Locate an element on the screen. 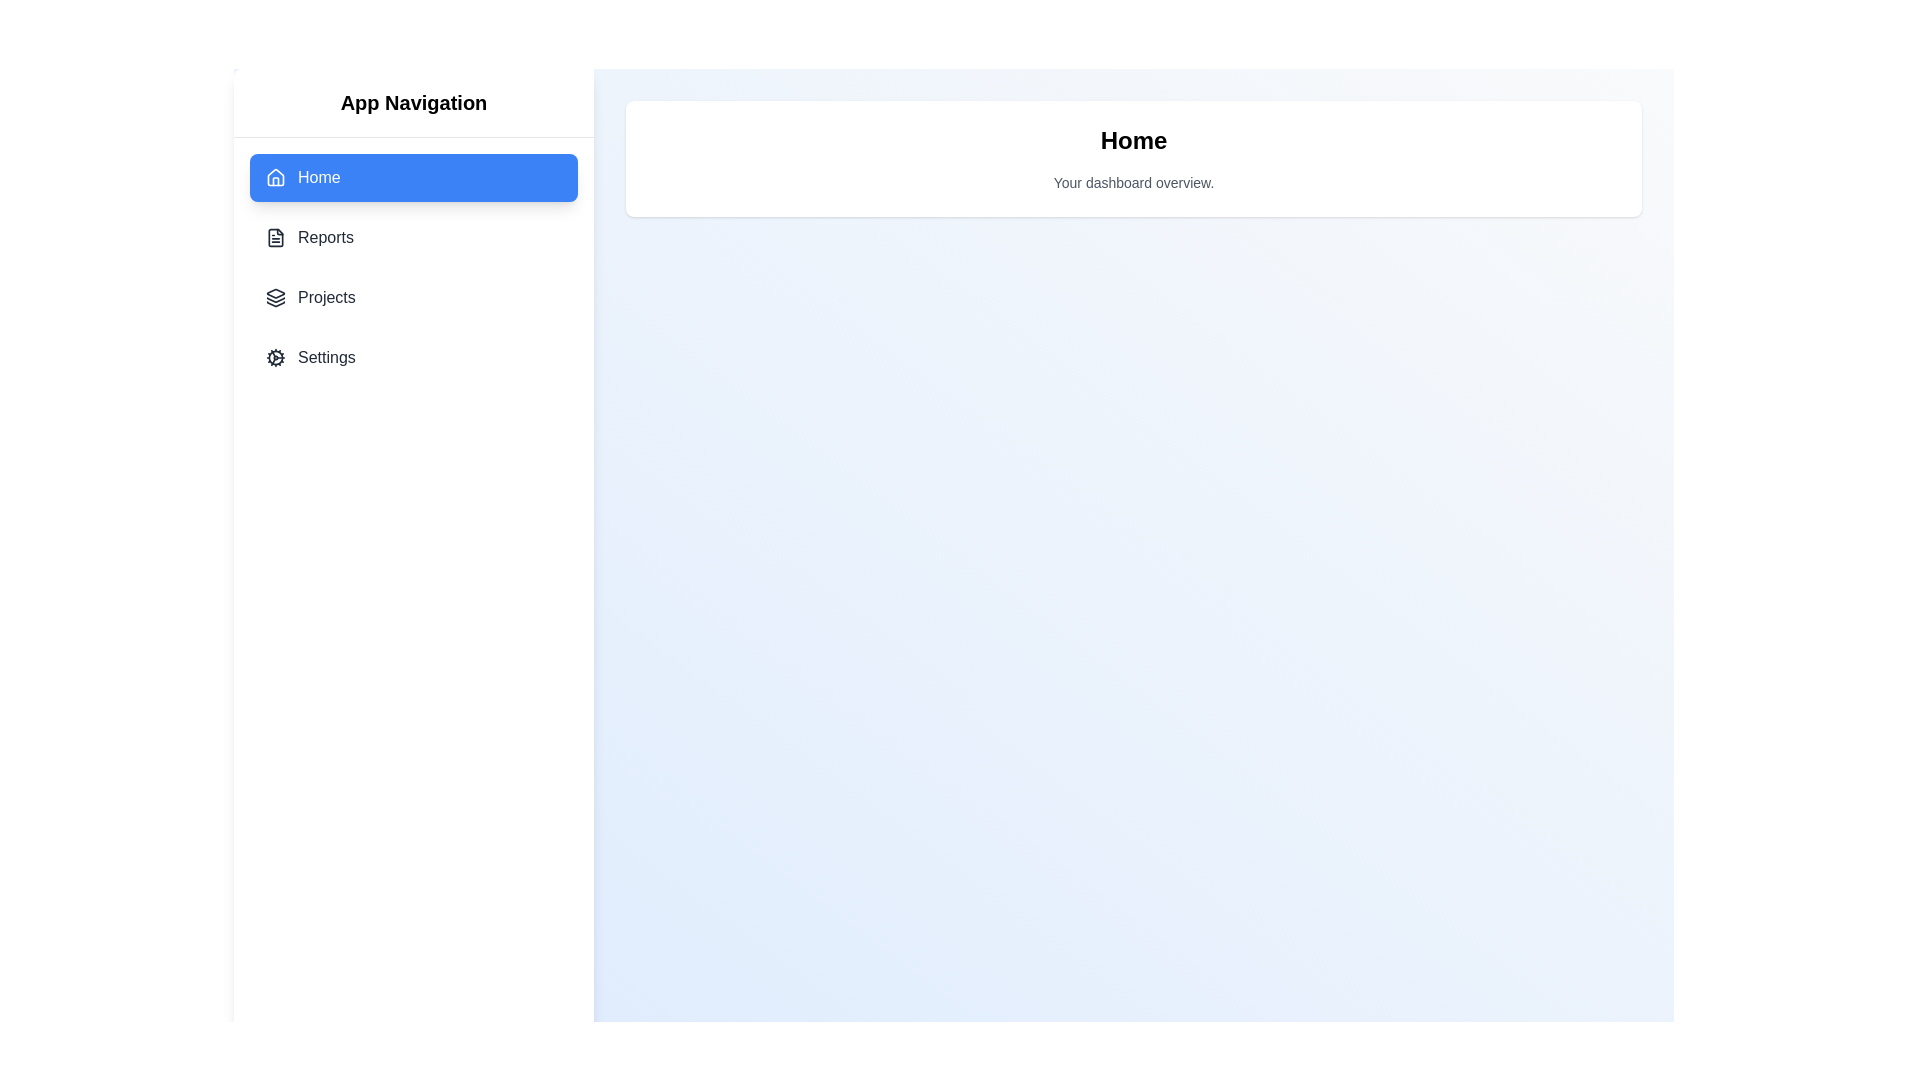 This screenshot has width=1920, height=1080. the menu item Projects to inspect its tooltip effect is located at coordinates (412, 297).